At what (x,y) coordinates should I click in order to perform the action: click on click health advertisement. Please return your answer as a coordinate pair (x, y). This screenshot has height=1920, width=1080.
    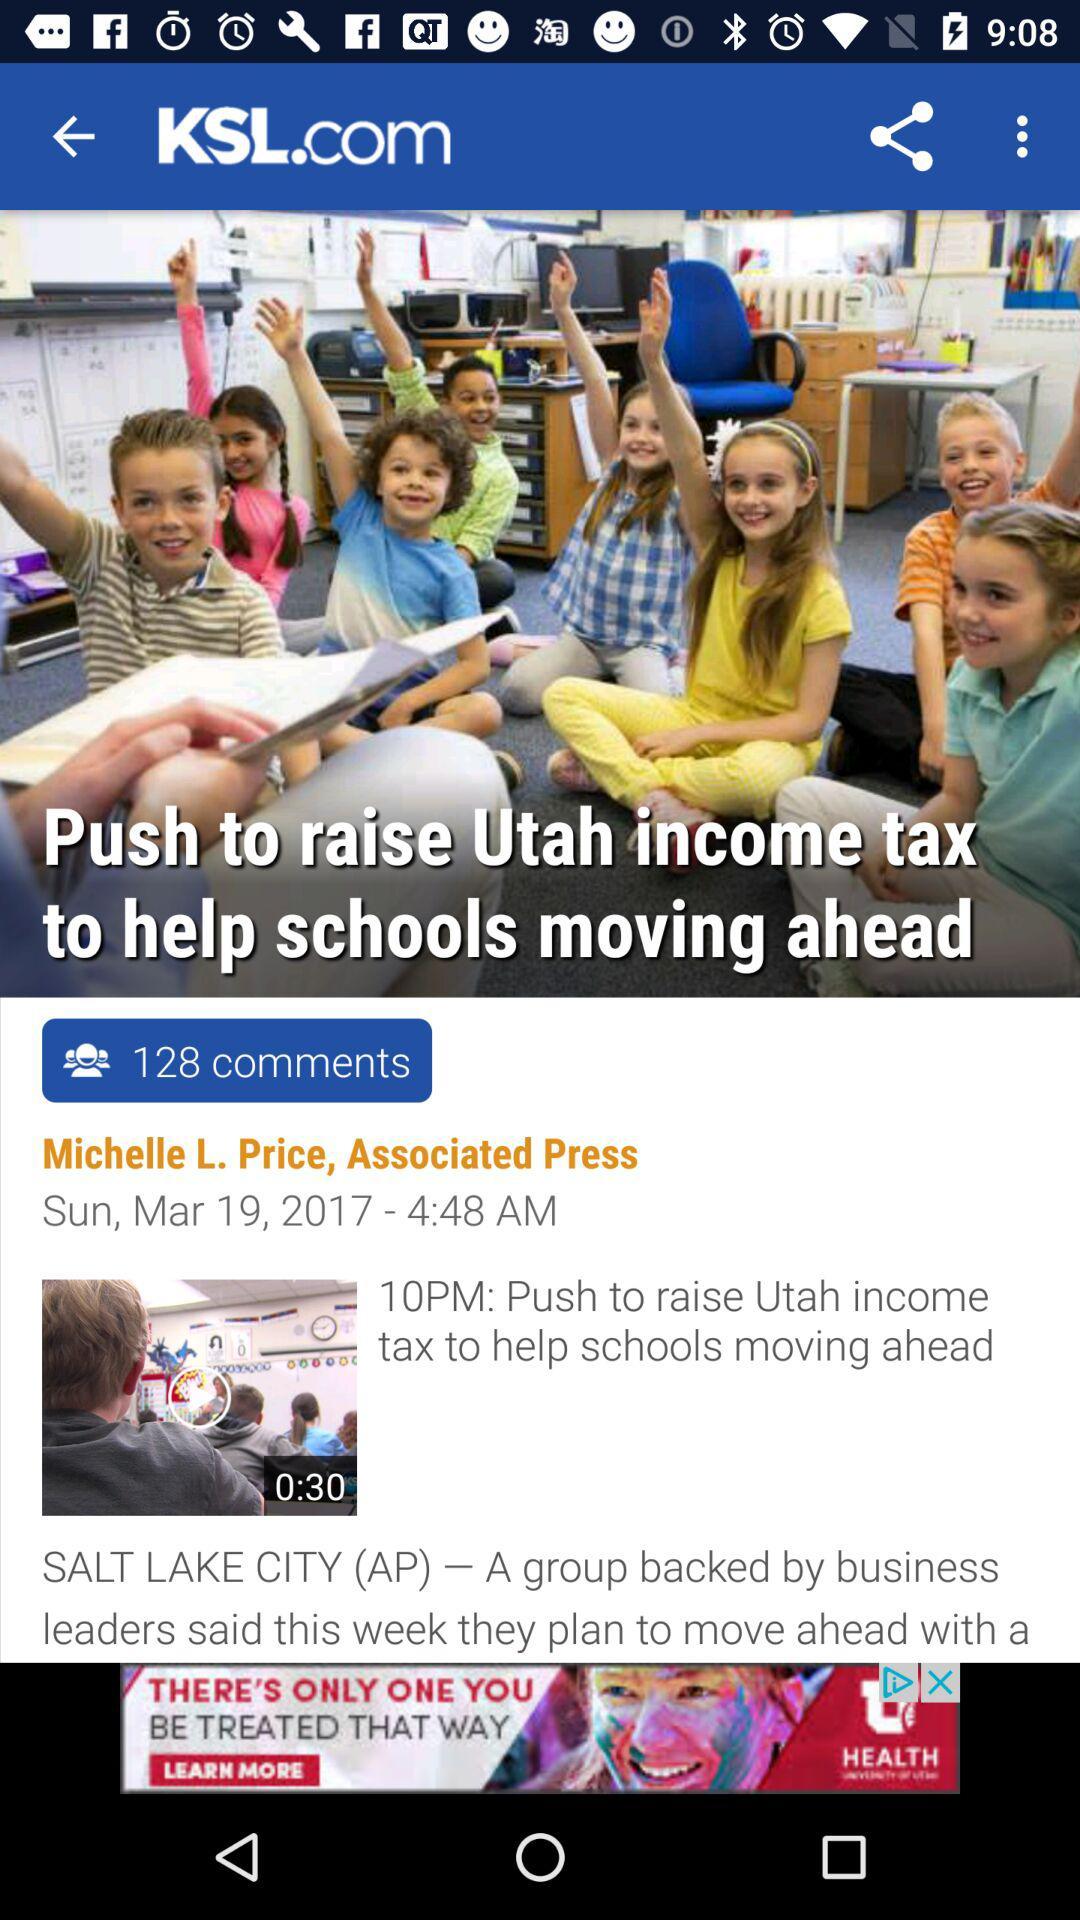
    Looking at the image, I should click on (540, 1727).